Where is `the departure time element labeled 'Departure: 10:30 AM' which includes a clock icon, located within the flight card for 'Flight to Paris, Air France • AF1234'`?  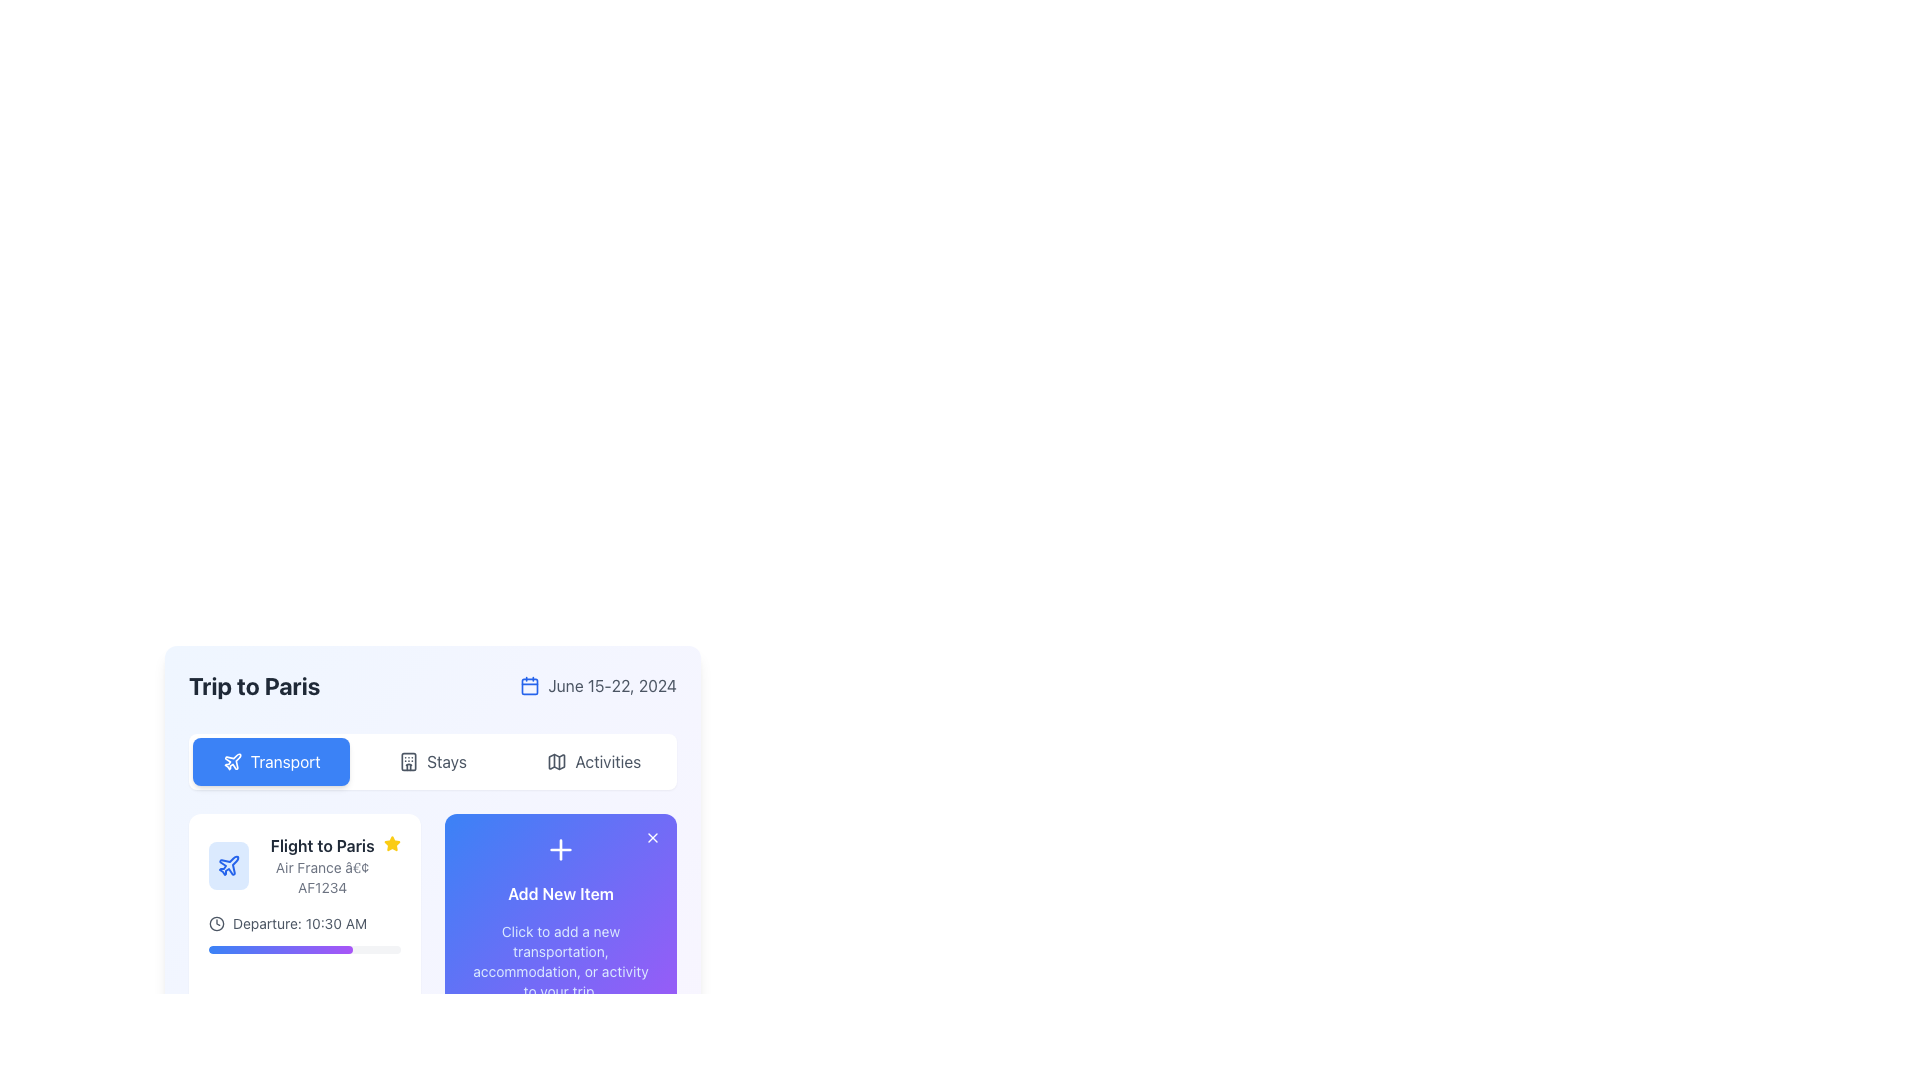
the departure time element labeled 'Departure: 10:30 AM' which includes a clock icon, located within the flight card for 'Flight to Paris, Air France • AF1234' is located at coordinates (304, 924).